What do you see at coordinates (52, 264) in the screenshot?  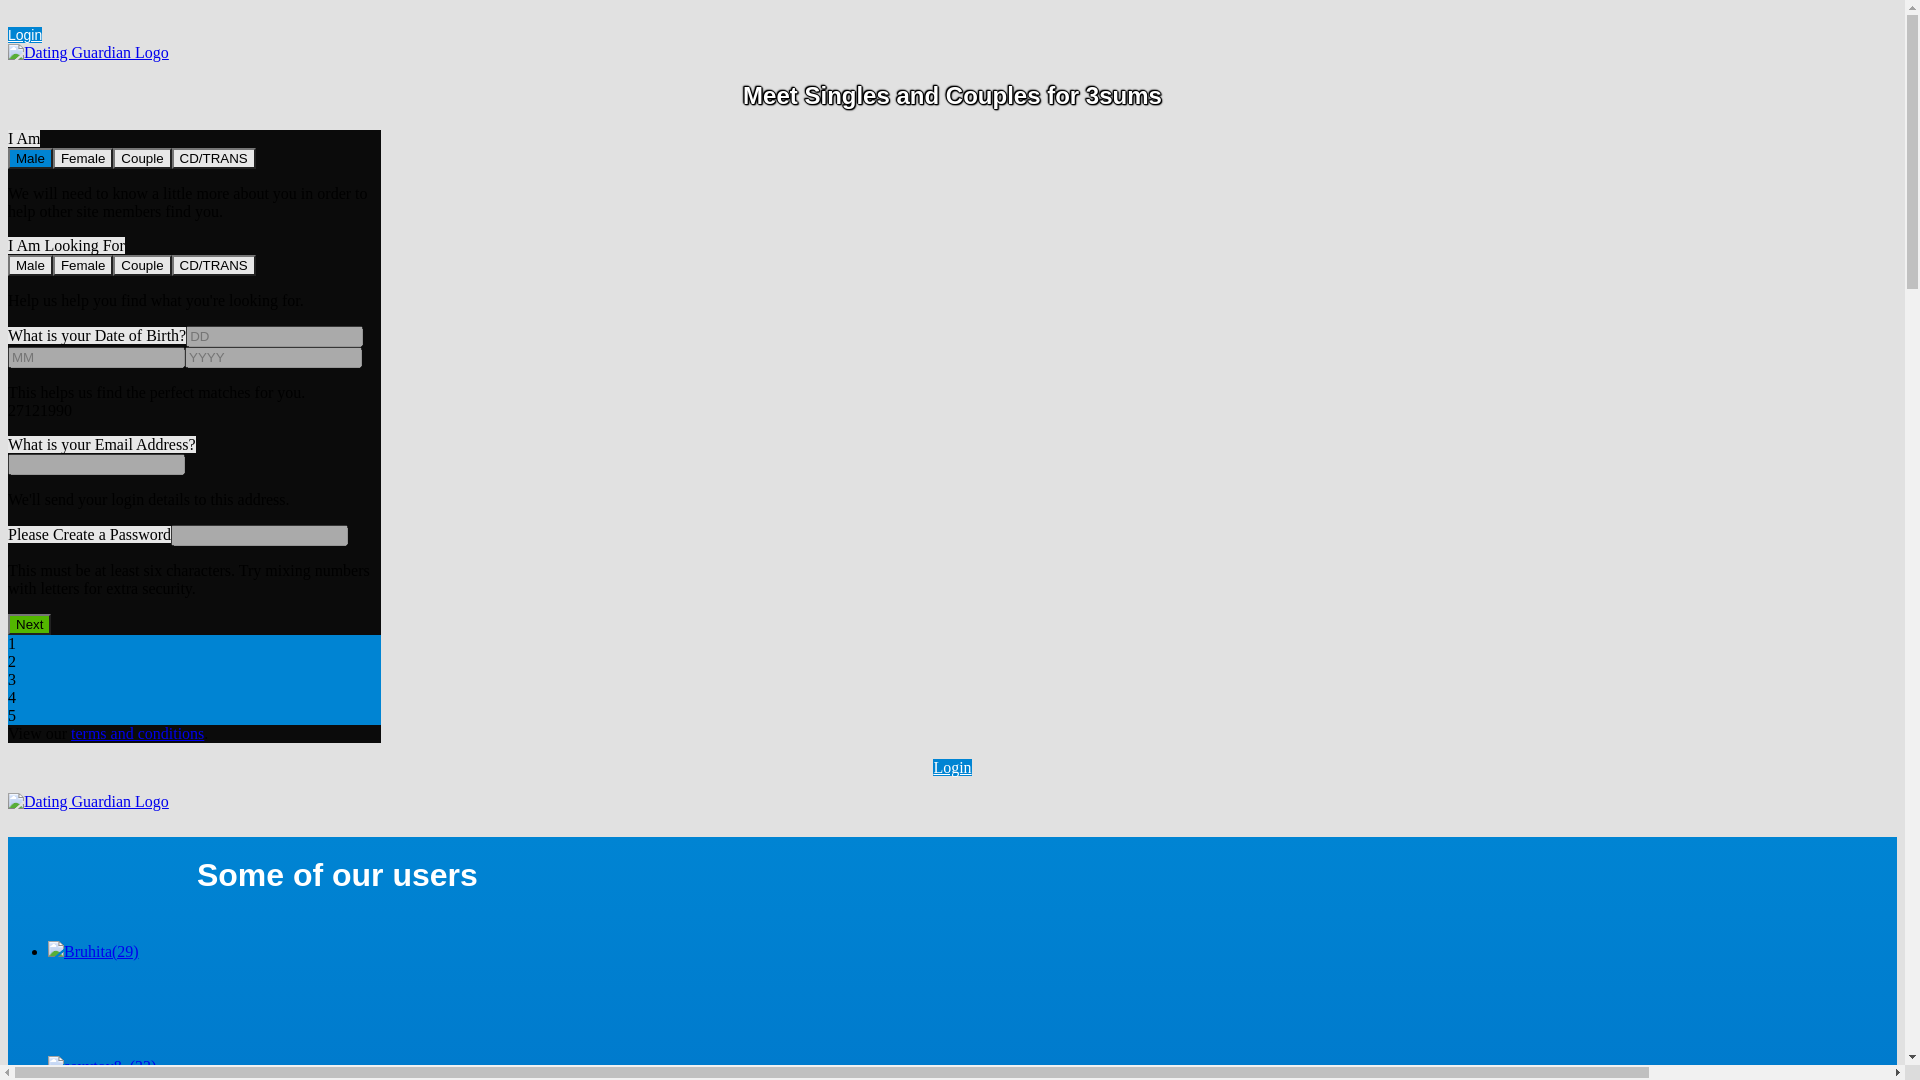 I see `'Female'` at bounding box center [52, 264].